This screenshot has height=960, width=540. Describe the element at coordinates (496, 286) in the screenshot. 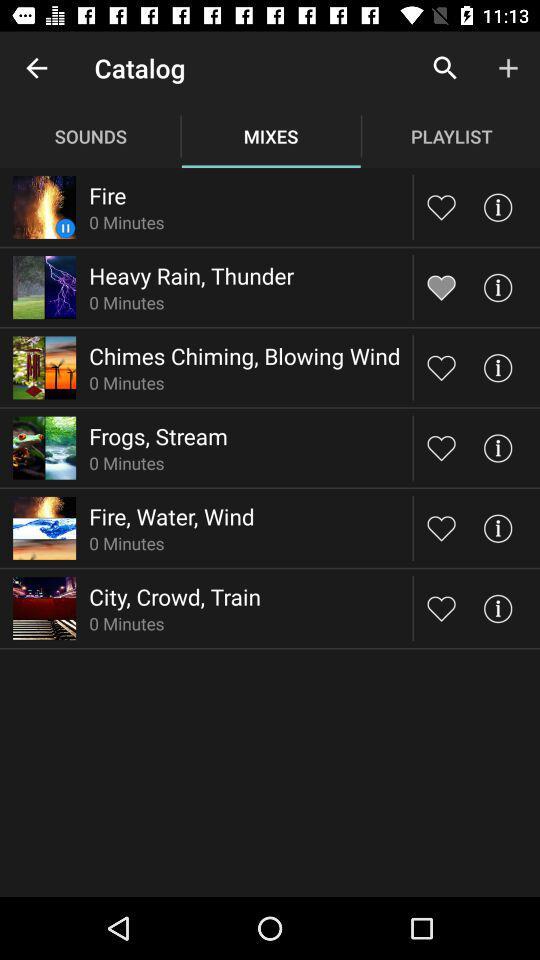

I see `mais informaoes aqui` at that location.